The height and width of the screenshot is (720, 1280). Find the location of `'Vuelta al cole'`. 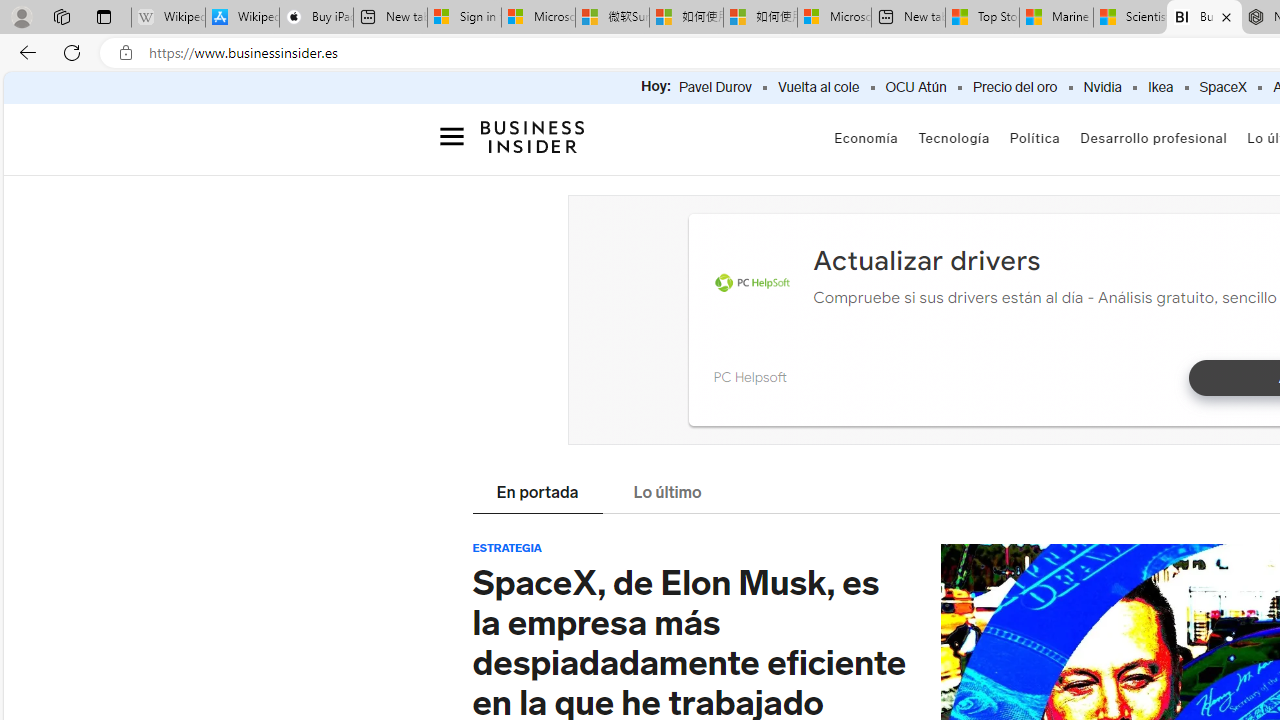

'Vuelta al cole' is located at coordinates (818, 87).